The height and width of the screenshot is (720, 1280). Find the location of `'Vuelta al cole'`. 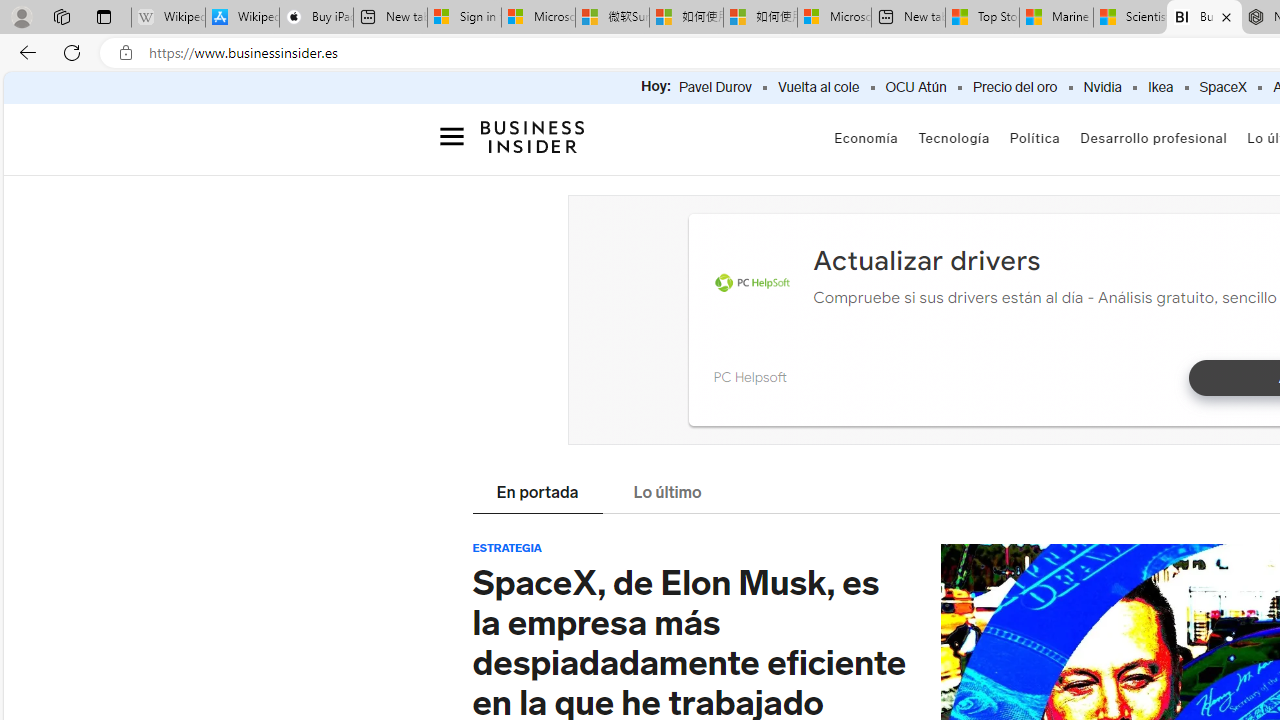

'Vuelta al cole' is located at coordinates (818, 87).